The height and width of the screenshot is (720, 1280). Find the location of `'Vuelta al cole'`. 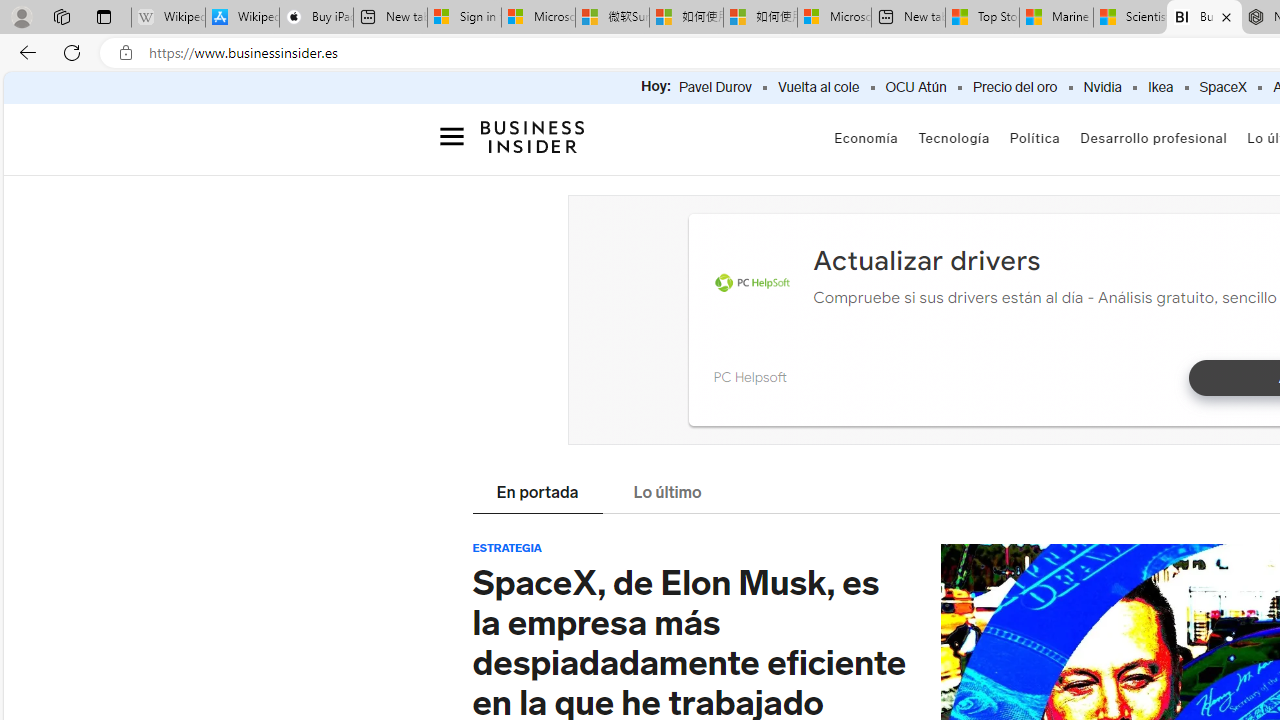

'Vuelta al cole' is located at coordinates (818, 87).